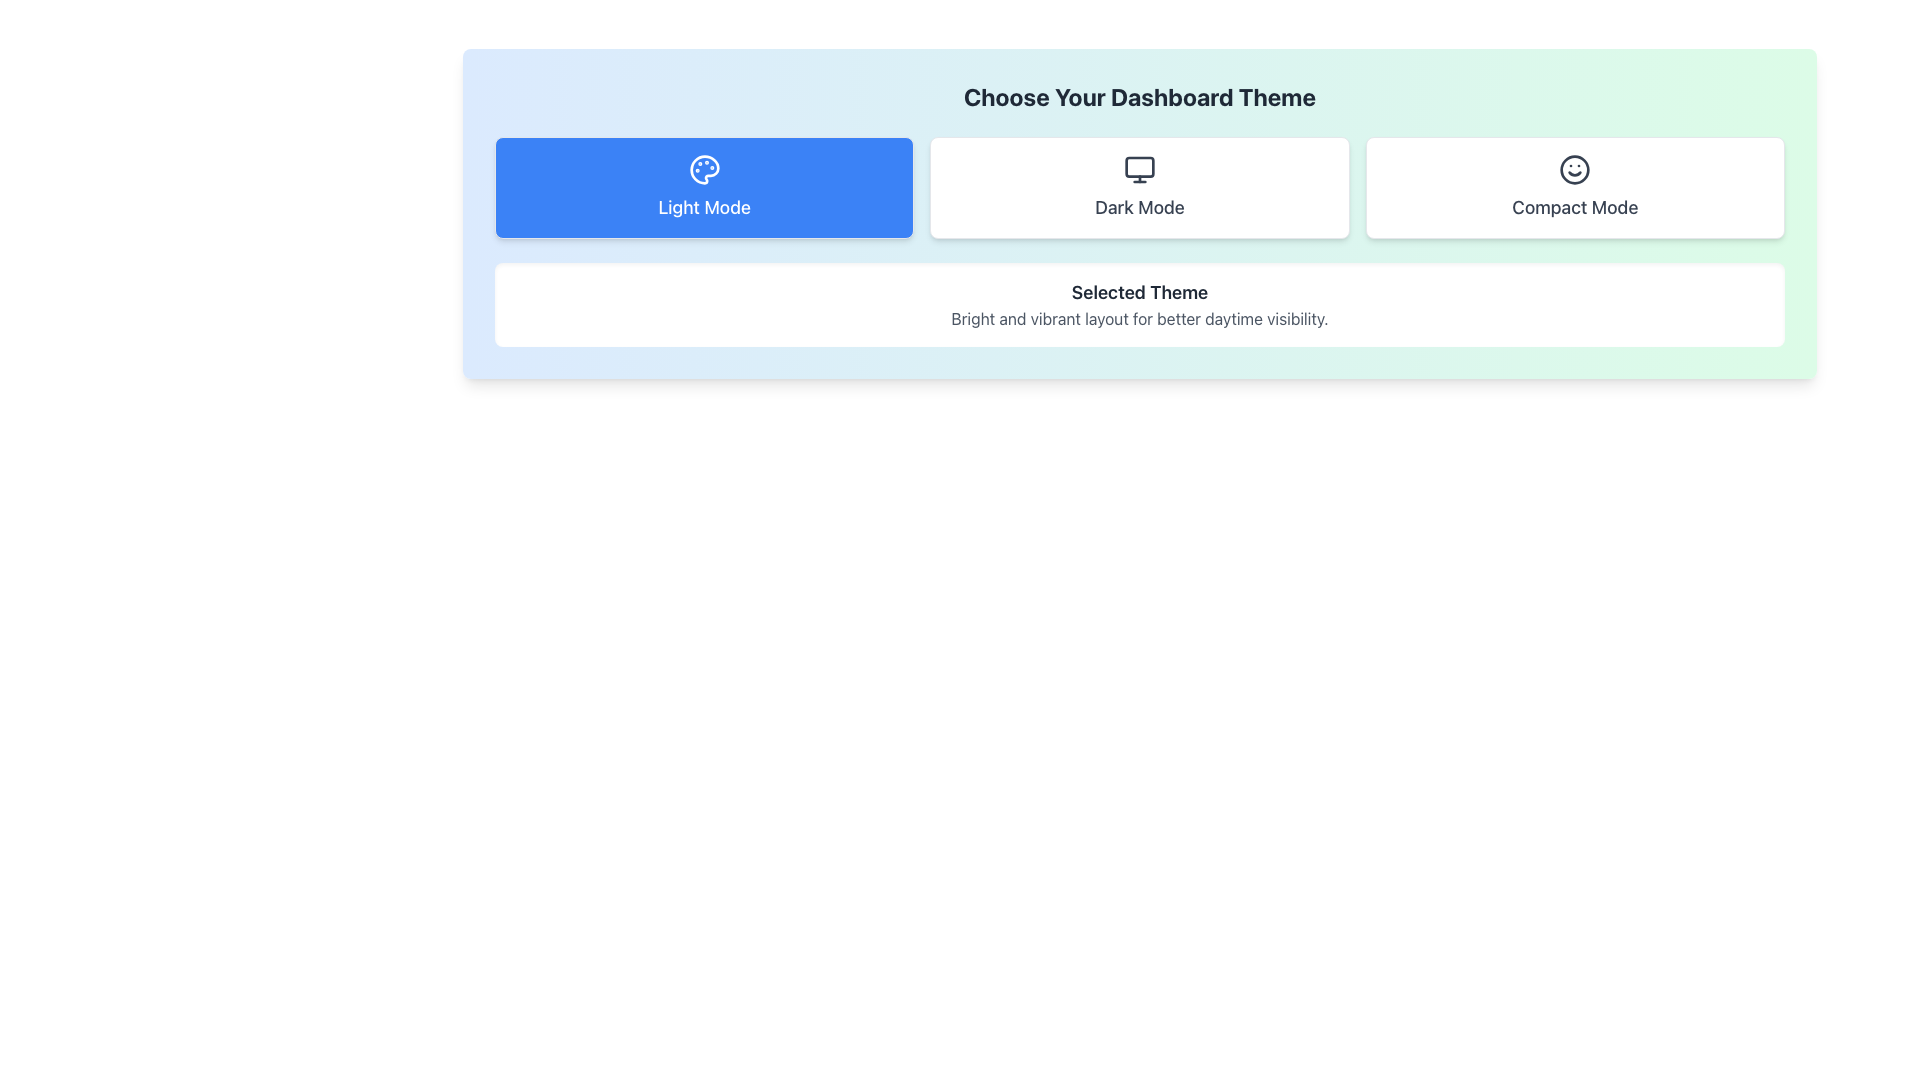  I want to click on the 'Light Mode' button, so click(704, 188).